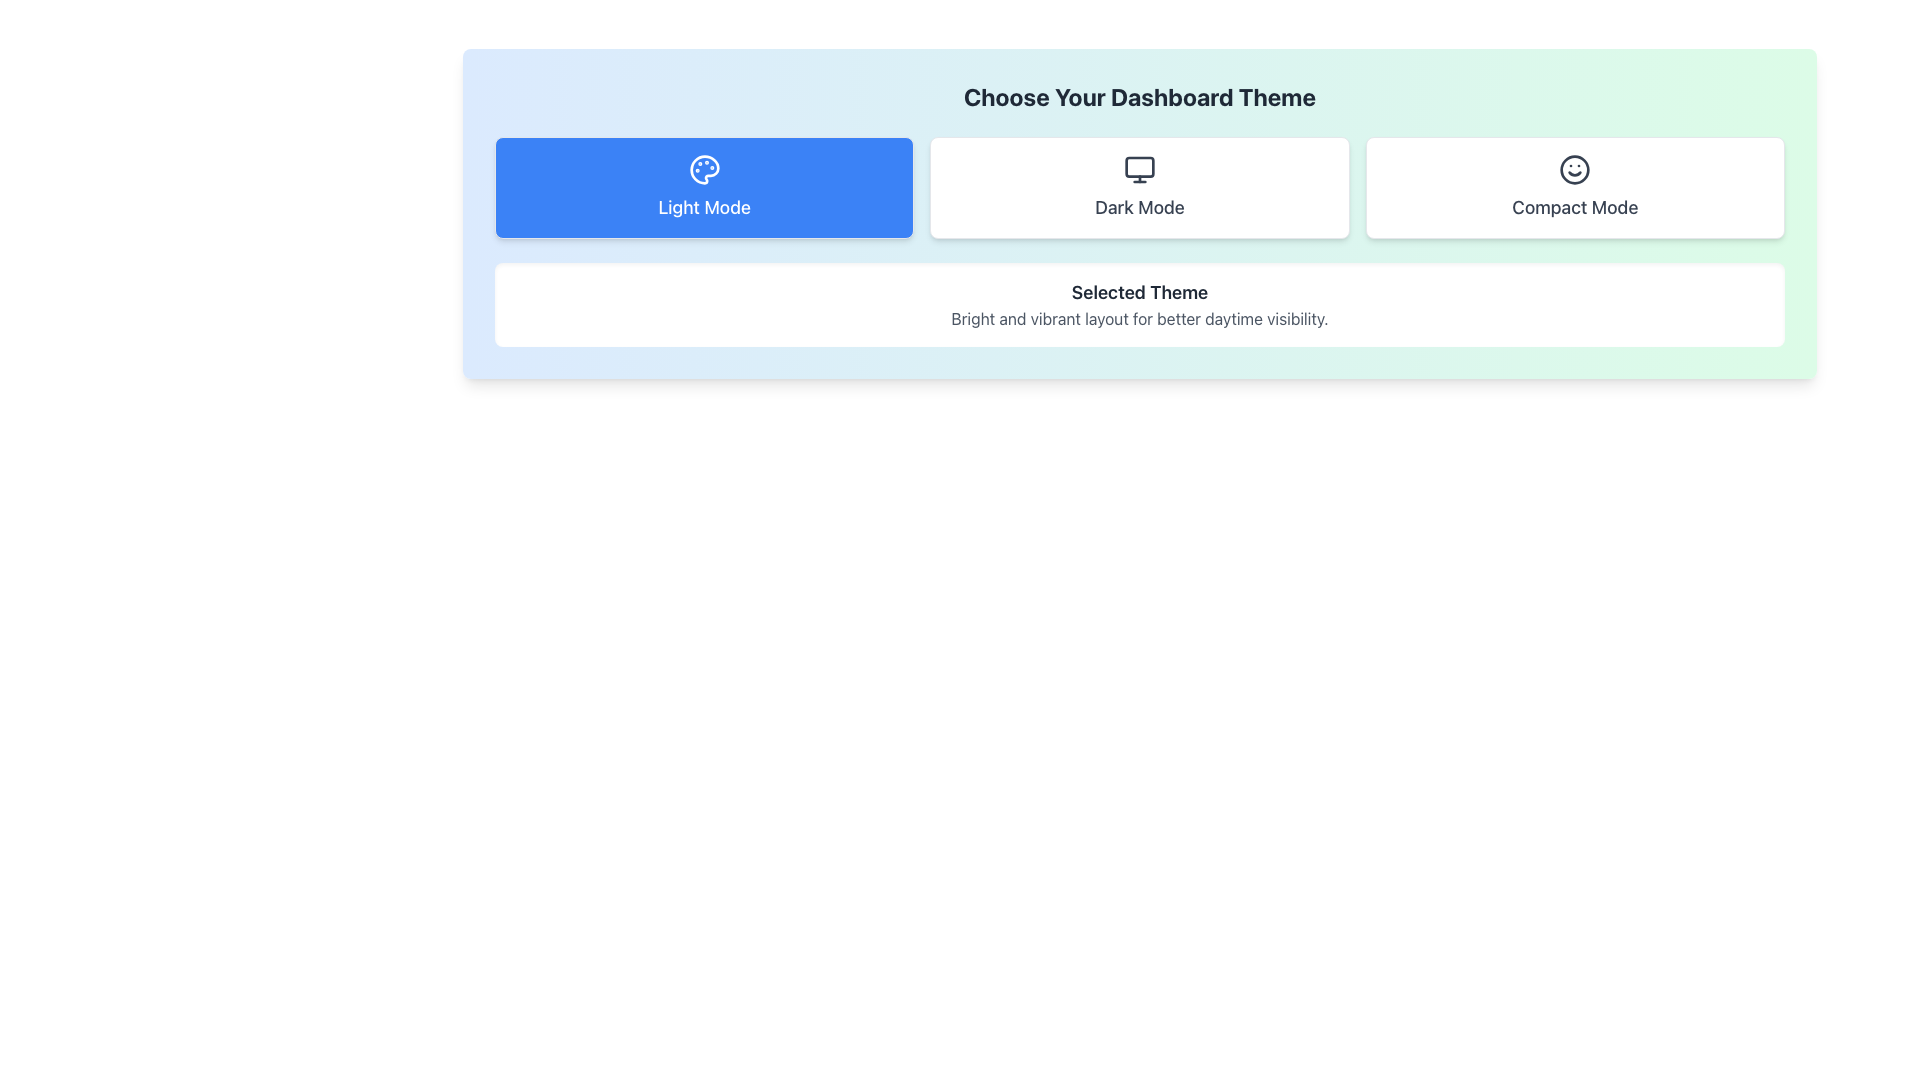  I want to click on the 'Light Mode' button, so click(704, 188).